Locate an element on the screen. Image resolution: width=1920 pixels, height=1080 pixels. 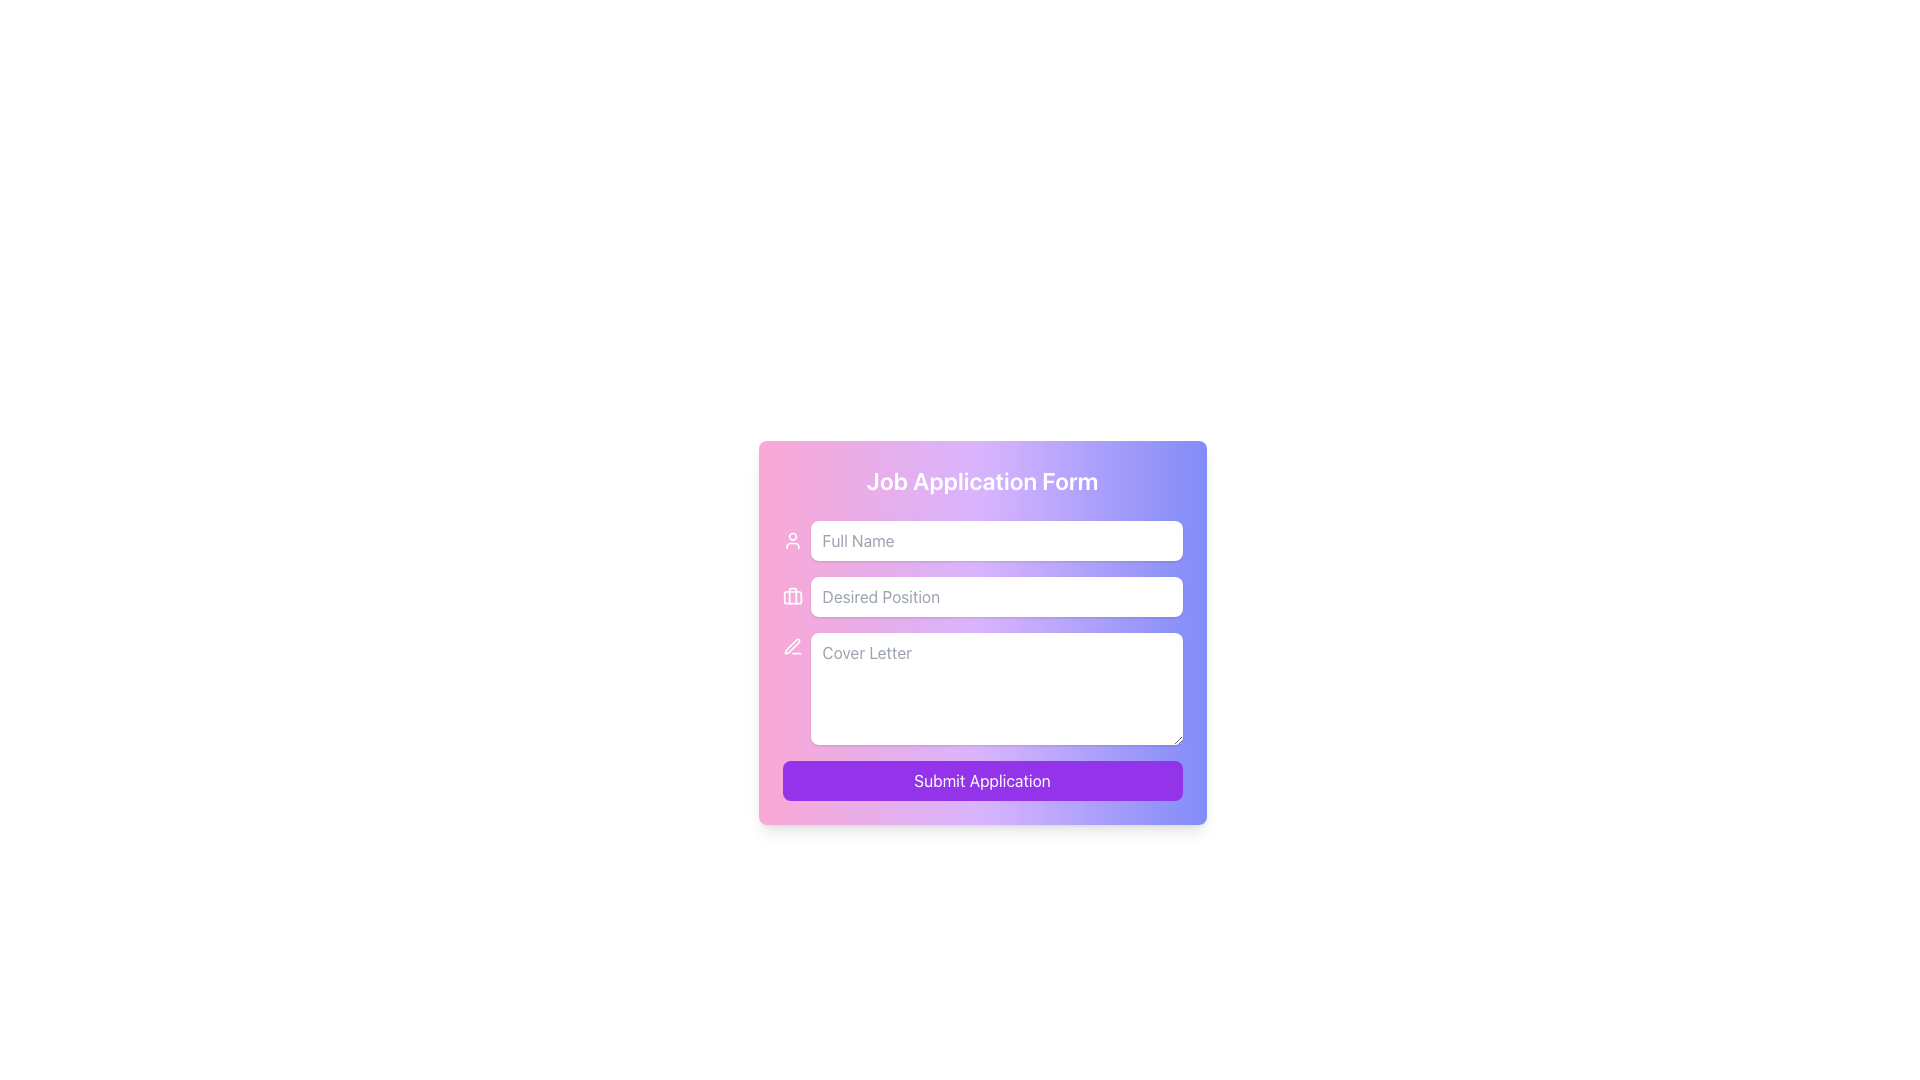
the Decorative Icon resembling a pen with a white outline on a pink background, located to the left of the 'Cover Letter' text area is located at coordinates (791, 647).